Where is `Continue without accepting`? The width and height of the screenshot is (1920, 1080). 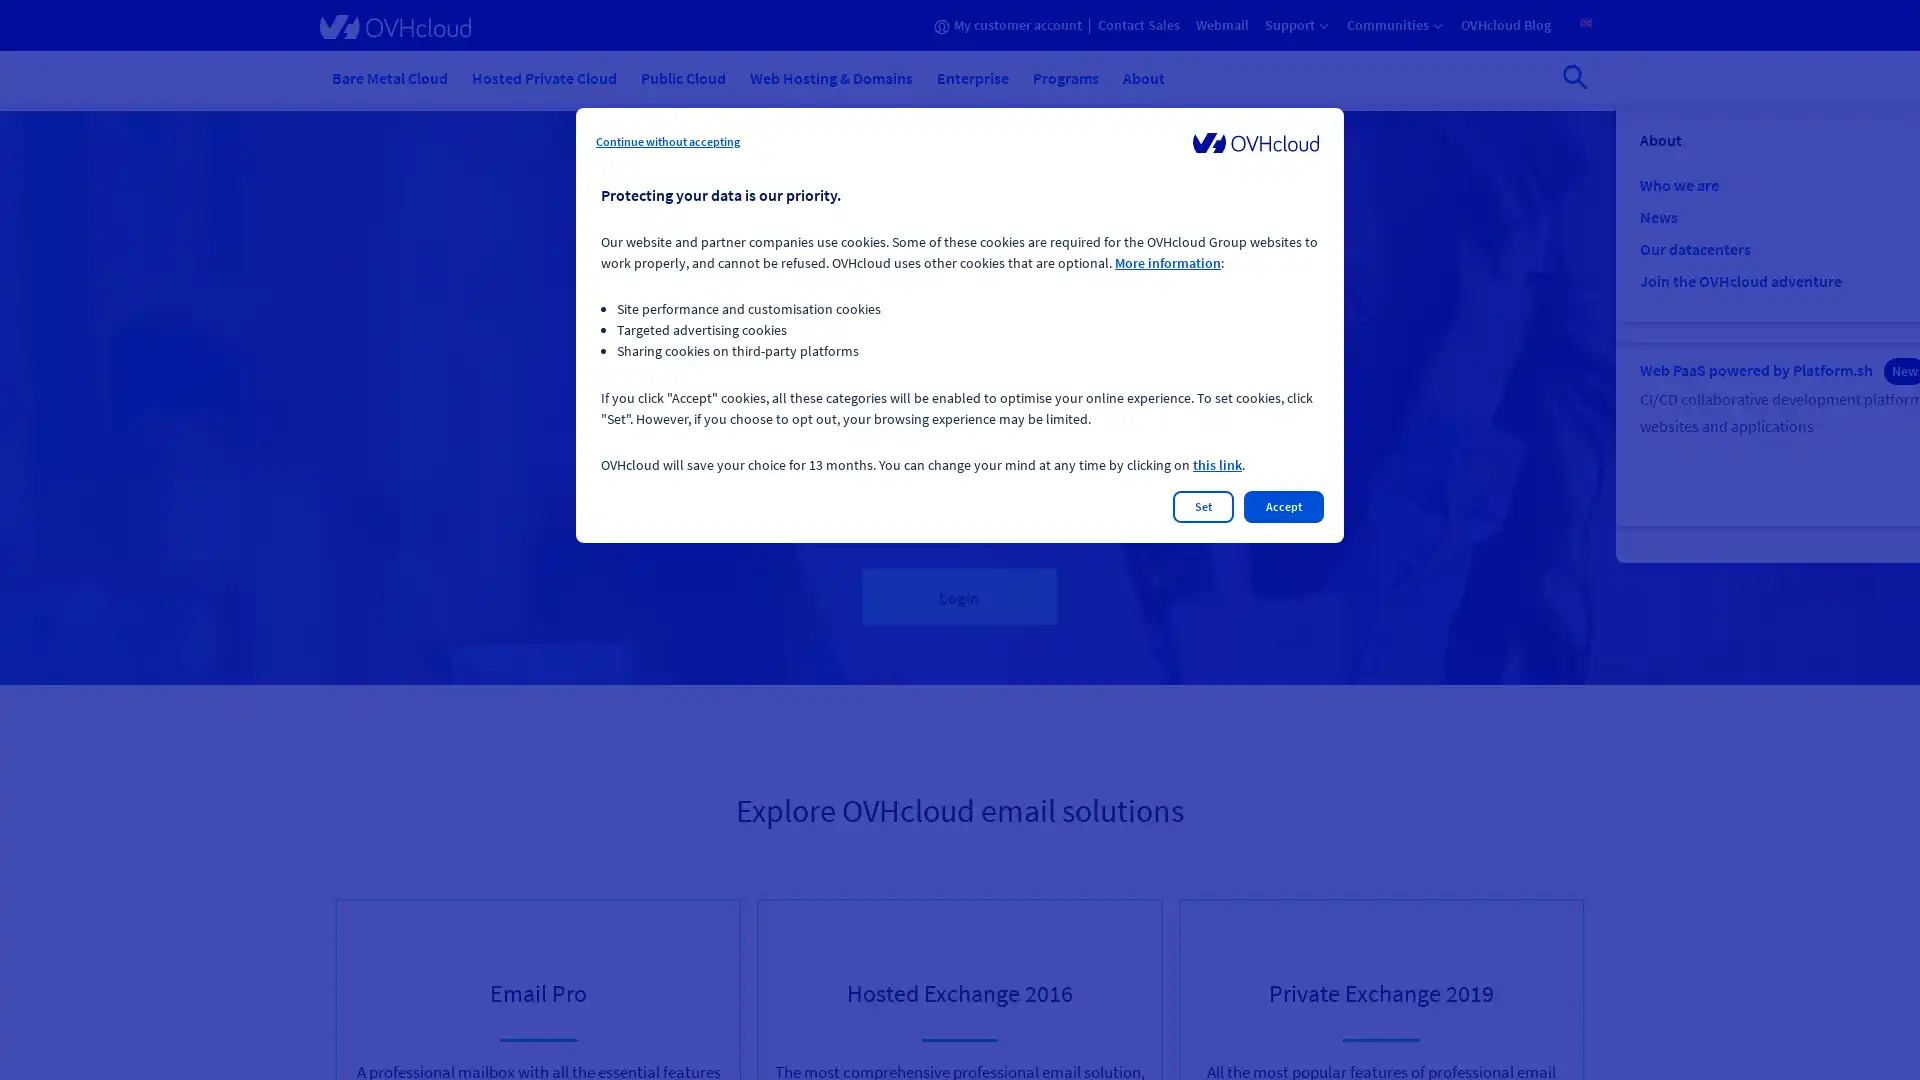
Continue without accepting is located at coordinates (667, 141).